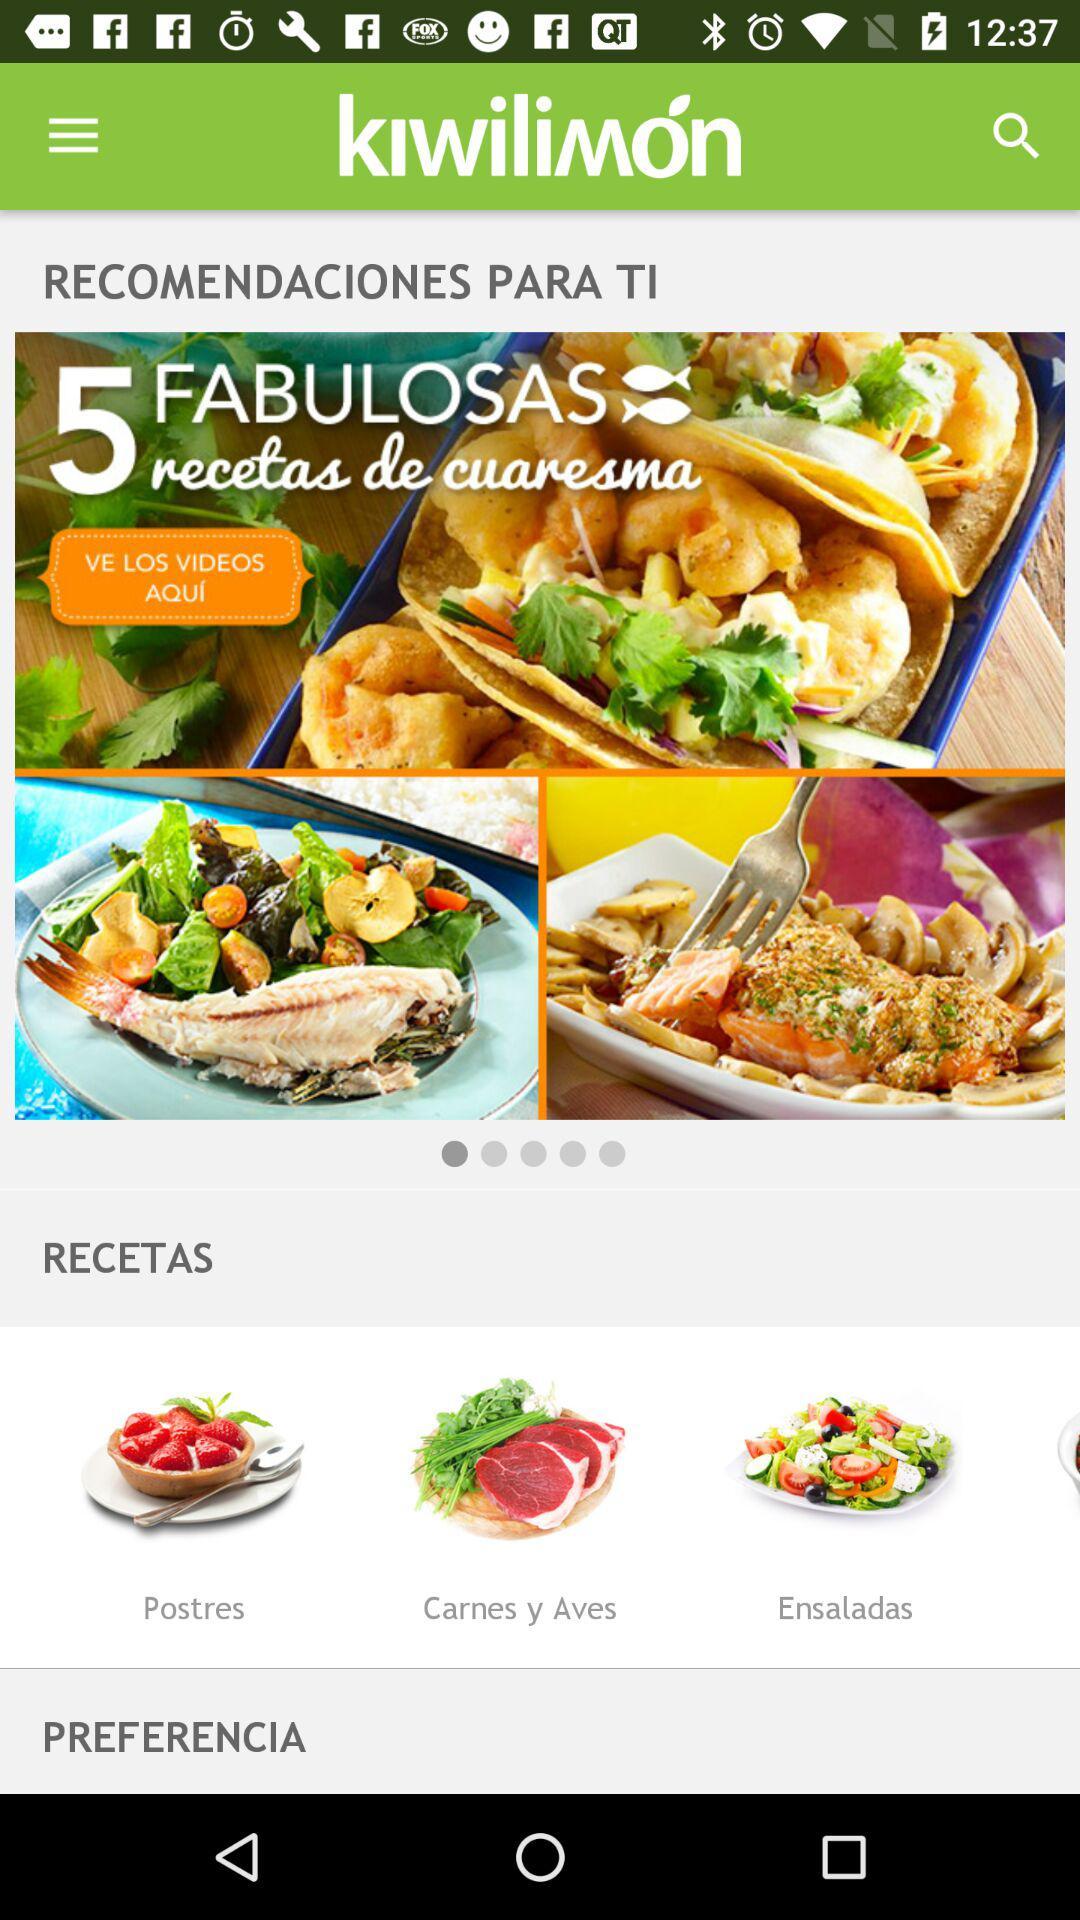 This screenshot has width=1080, height=1920. Describe the element at coordinates (1017, 135) in the screenshot. I see `icon above the recomendaciones para ti item` at that location.